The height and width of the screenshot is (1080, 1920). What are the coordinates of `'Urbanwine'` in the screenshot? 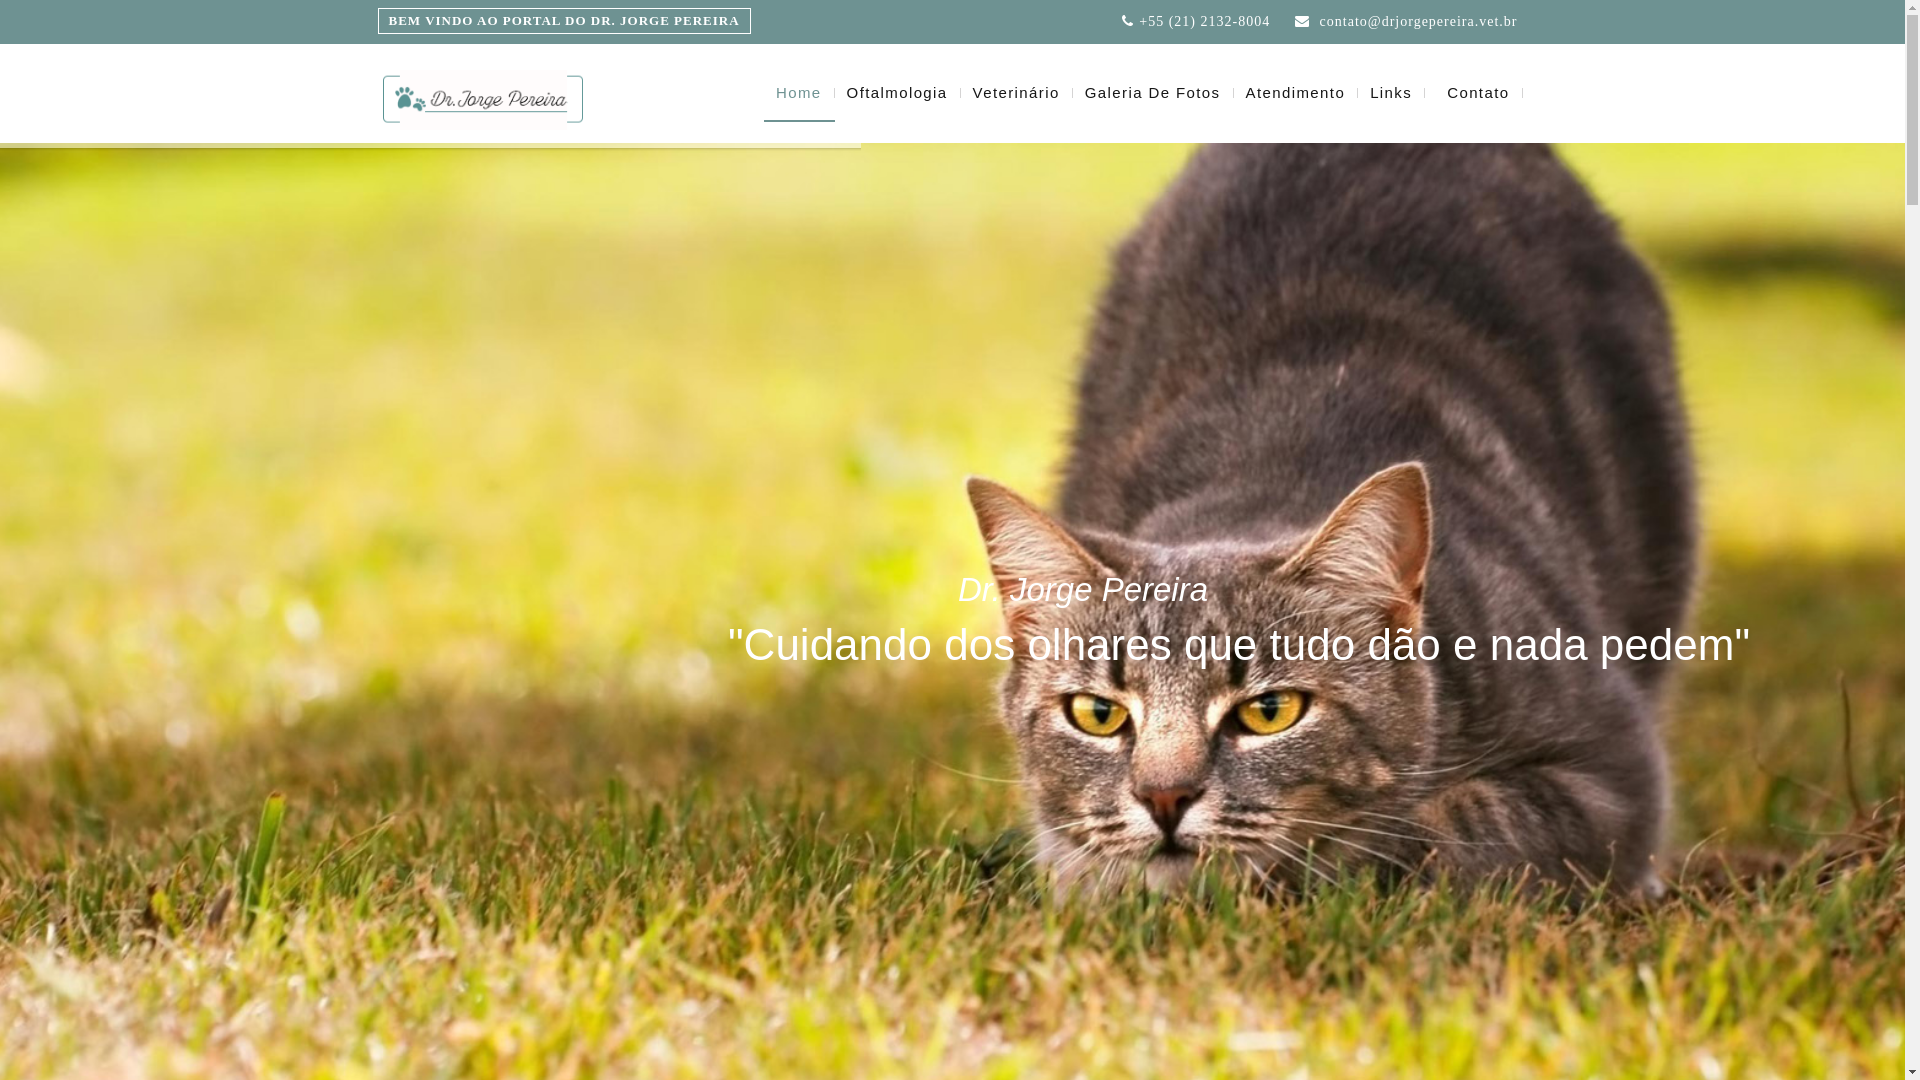 It's located at (481, 99).